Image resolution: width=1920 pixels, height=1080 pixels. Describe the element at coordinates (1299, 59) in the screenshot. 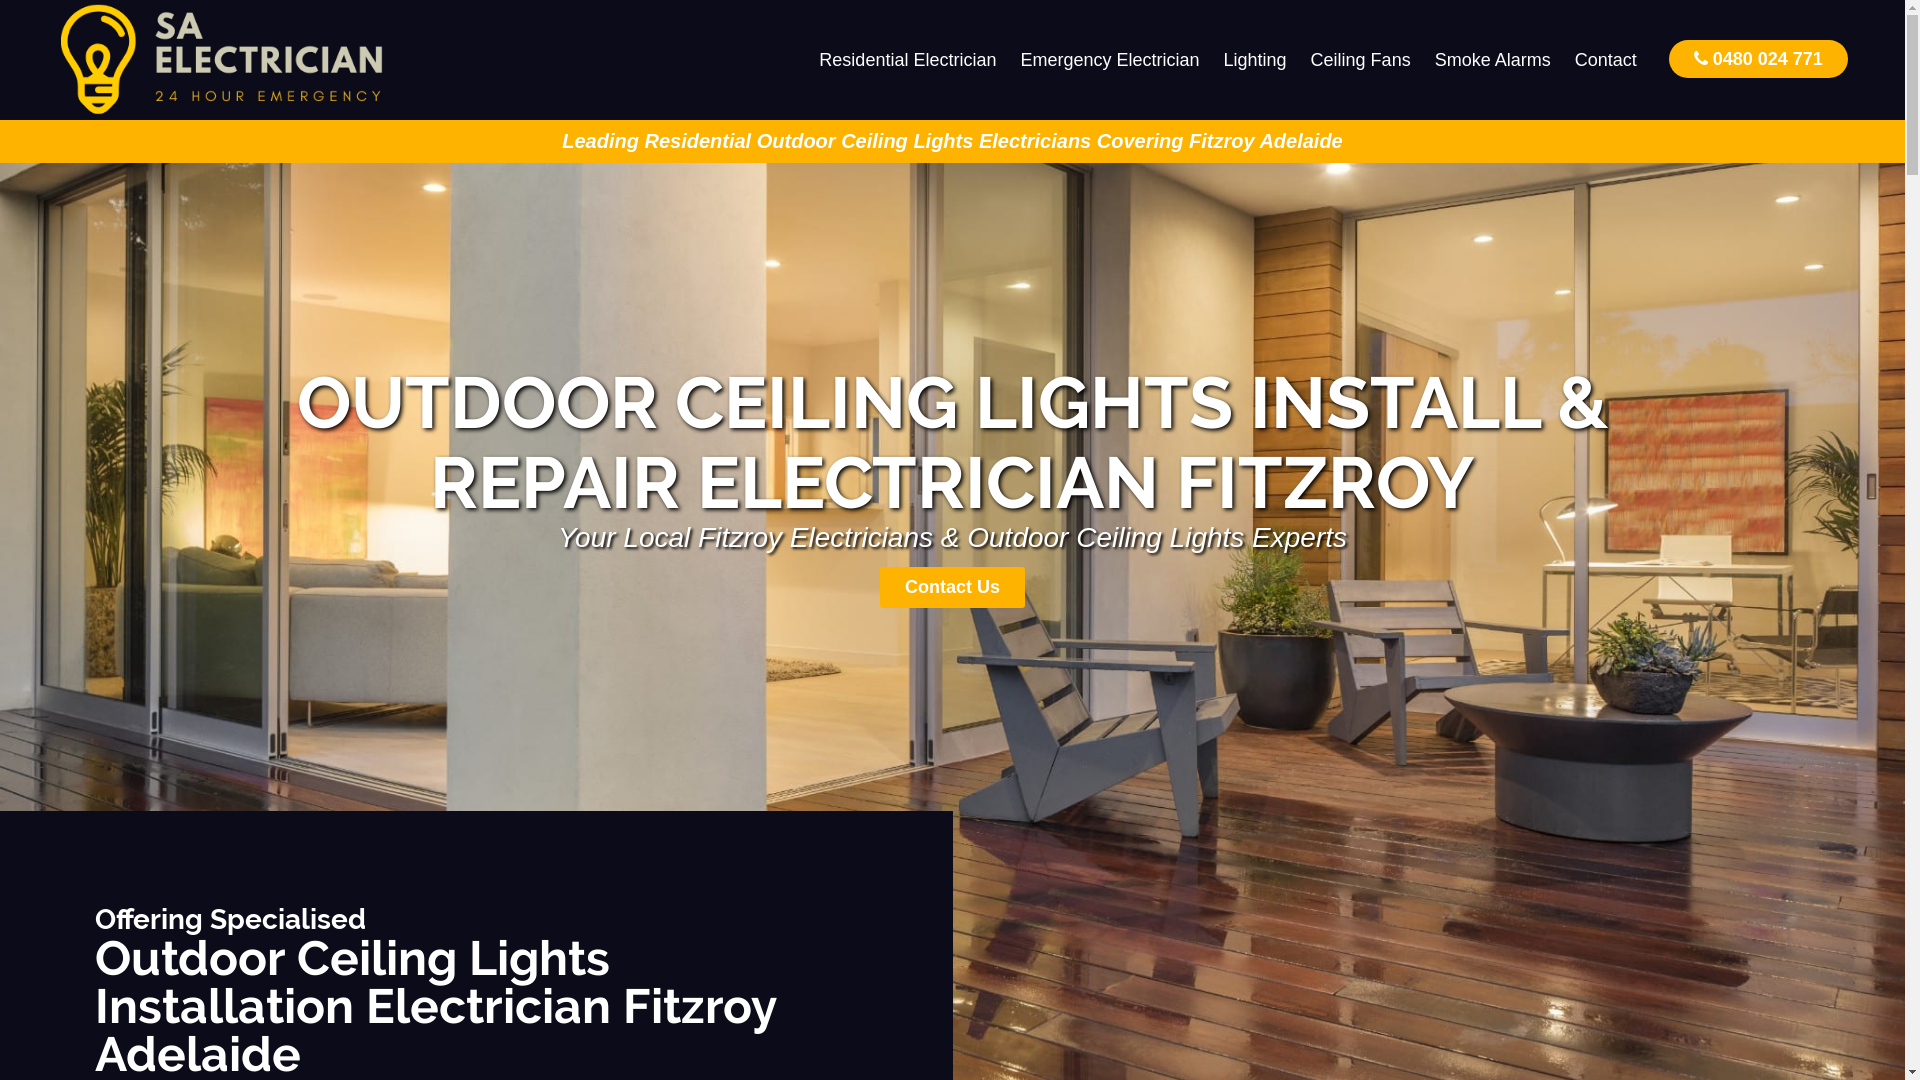

I see `'Ceiling Fans'` at that location.